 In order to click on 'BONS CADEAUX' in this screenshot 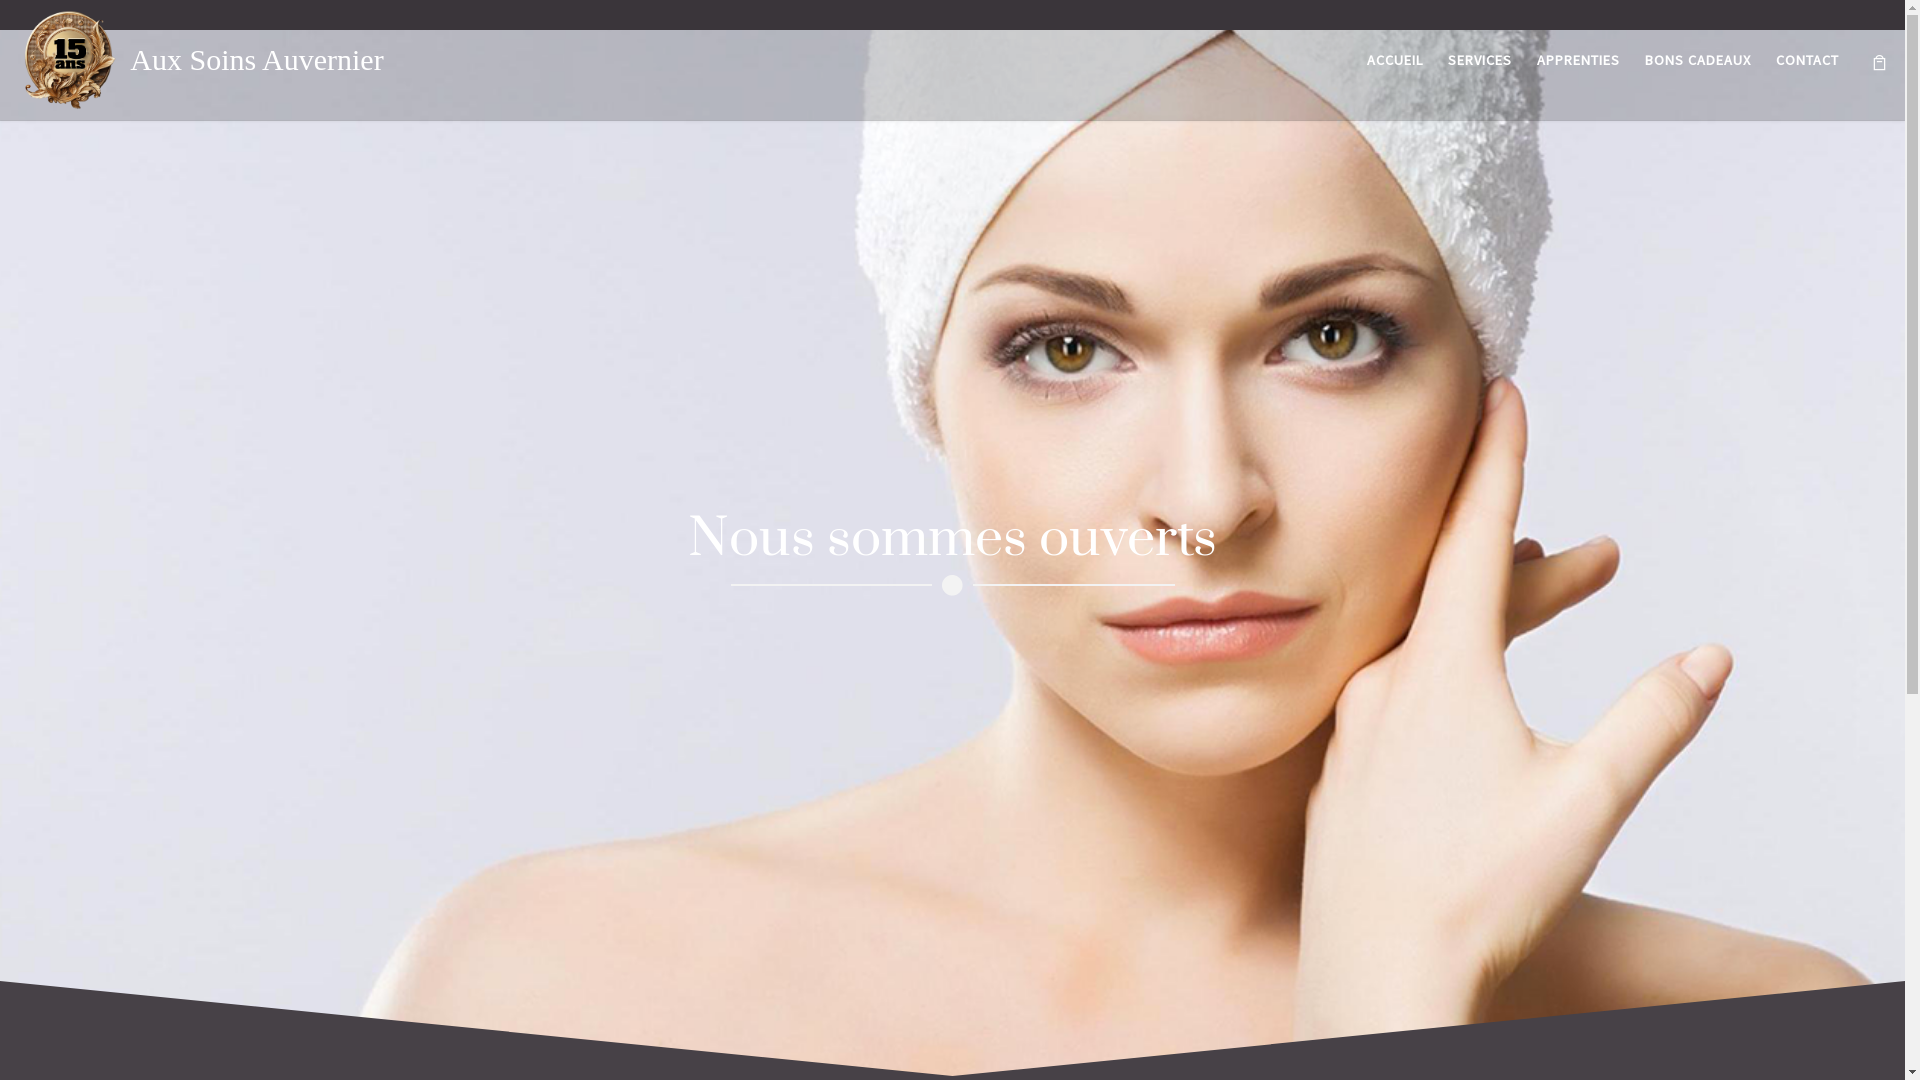, I will do `click(1697, 59)`.